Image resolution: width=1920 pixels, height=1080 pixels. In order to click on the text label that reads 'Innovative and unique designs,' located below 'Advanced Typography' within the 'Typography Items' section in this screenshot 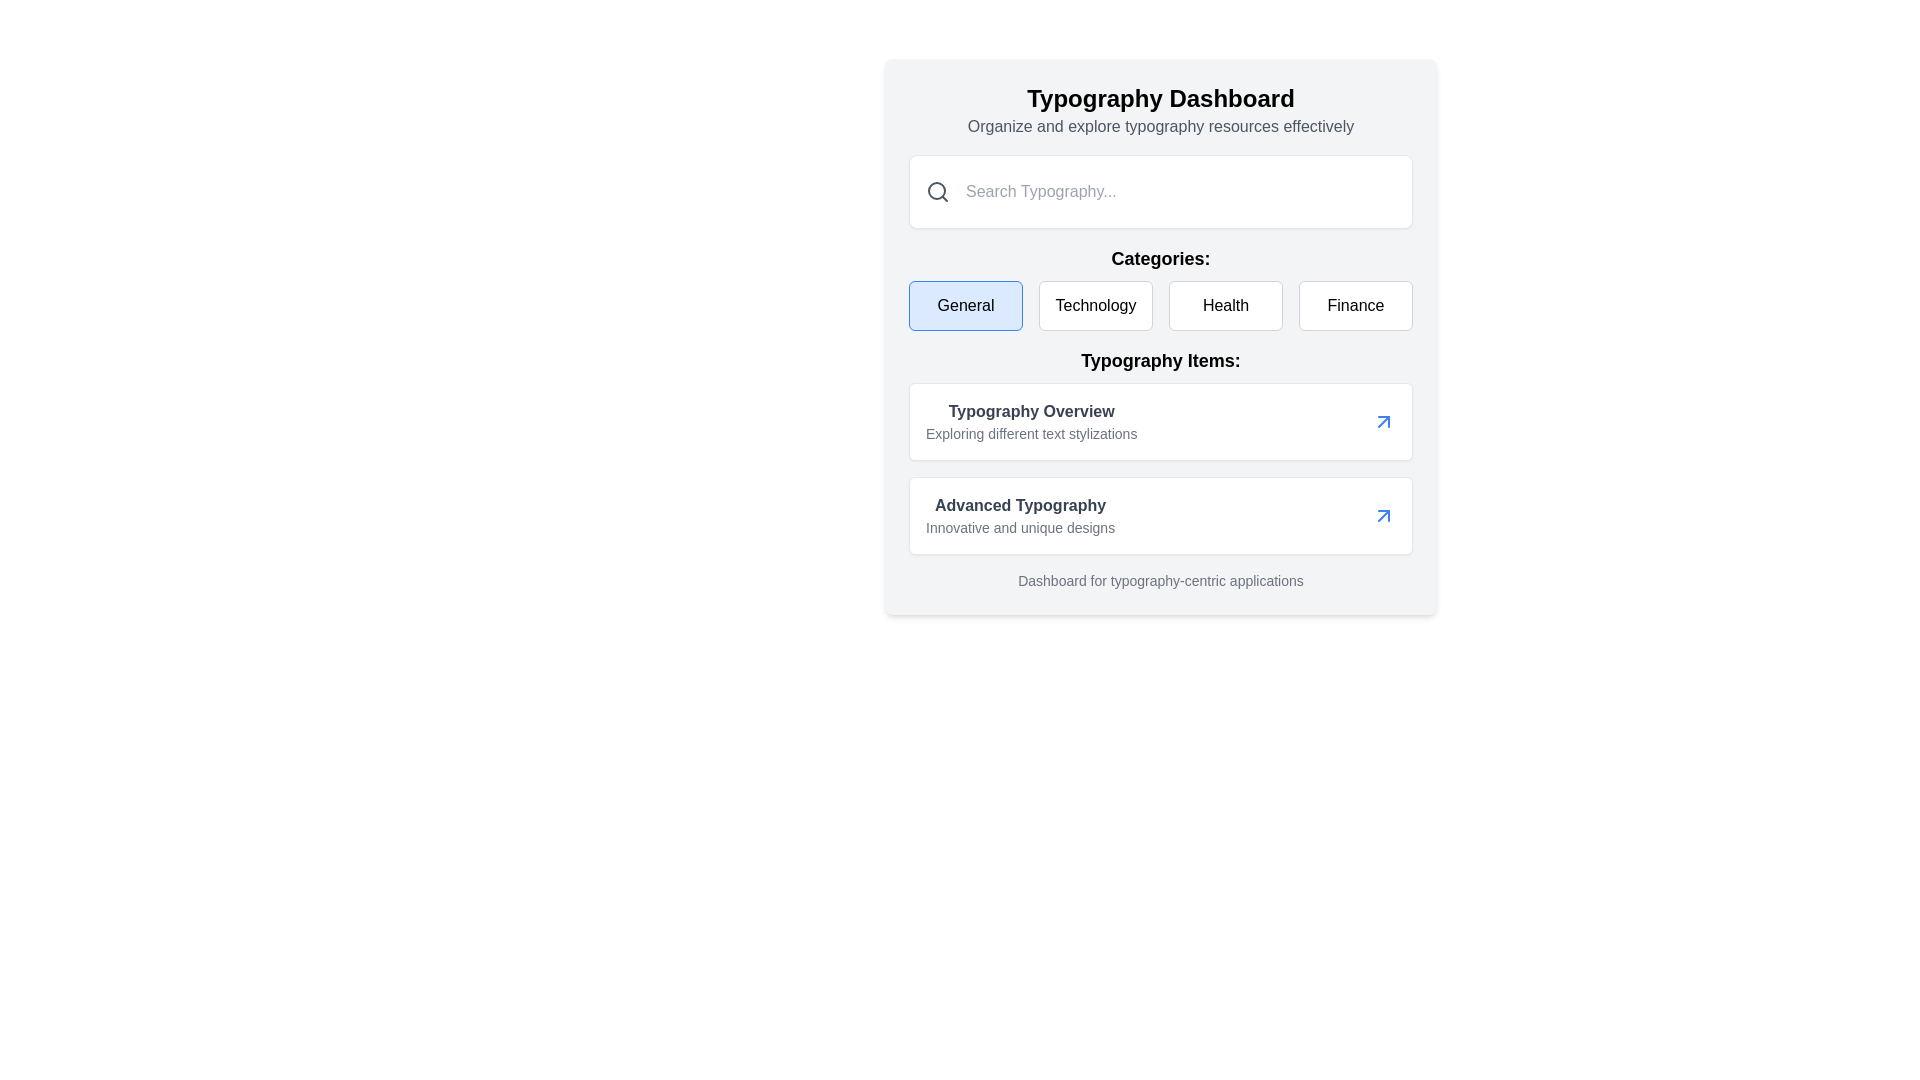, I will do `click(1020, 527)`.